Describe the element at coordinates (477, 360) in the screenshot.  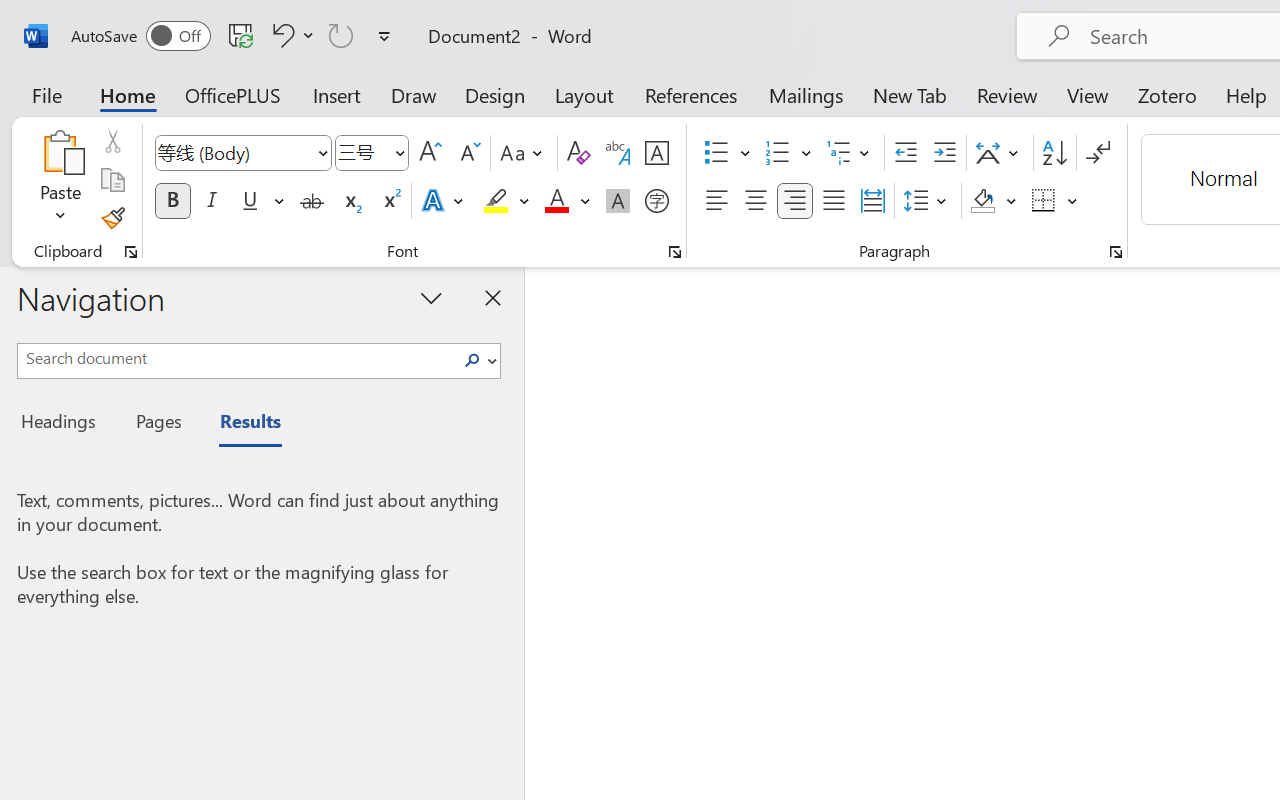
I see `'Search'` at that location.